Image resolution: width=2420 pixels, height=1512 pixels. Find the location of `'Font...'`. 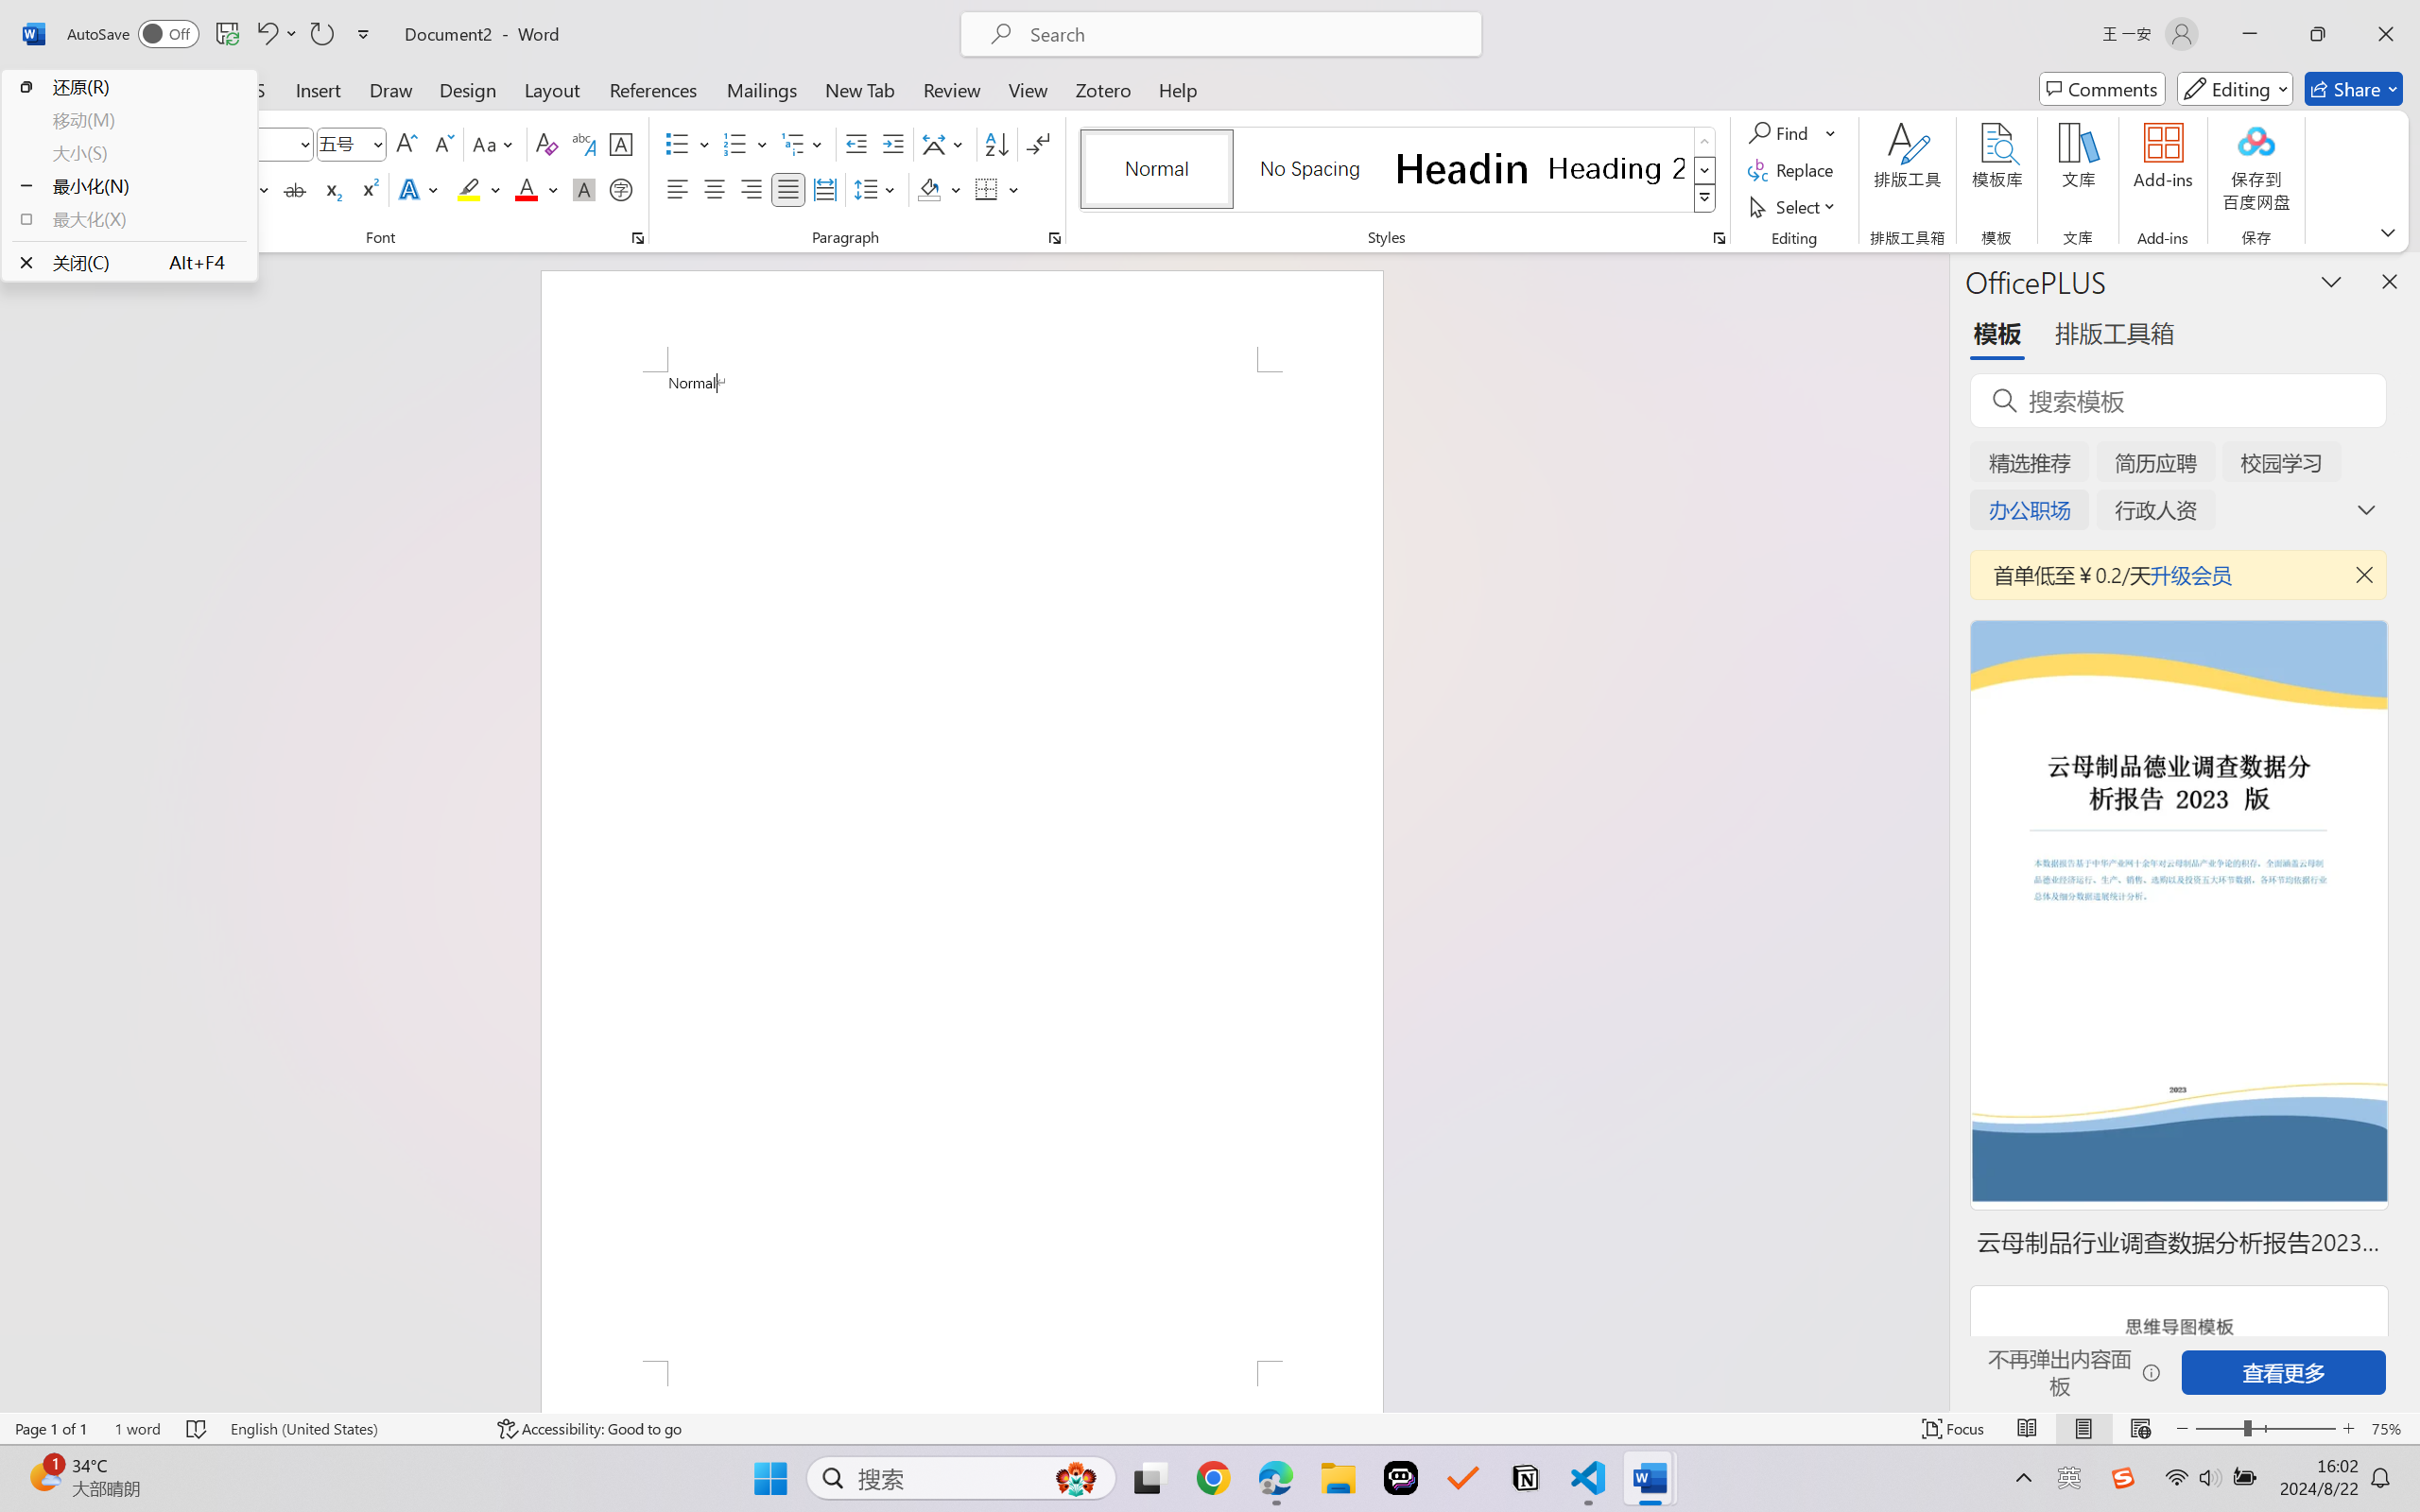

'Font...' is located at coordinates (637, 237).